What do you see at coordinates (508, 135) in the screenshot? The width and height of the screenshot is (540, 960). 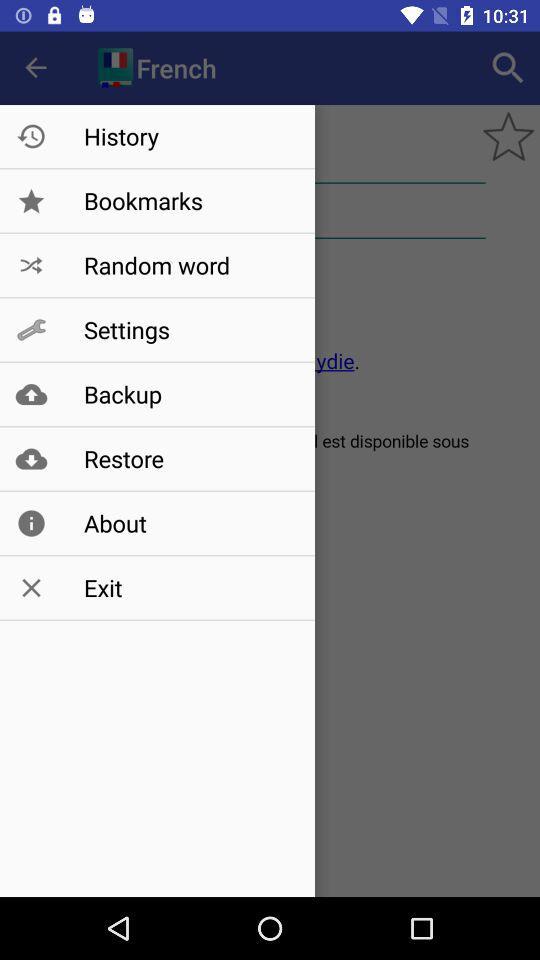 I see `the star icon` at bounding box center [508, 135].